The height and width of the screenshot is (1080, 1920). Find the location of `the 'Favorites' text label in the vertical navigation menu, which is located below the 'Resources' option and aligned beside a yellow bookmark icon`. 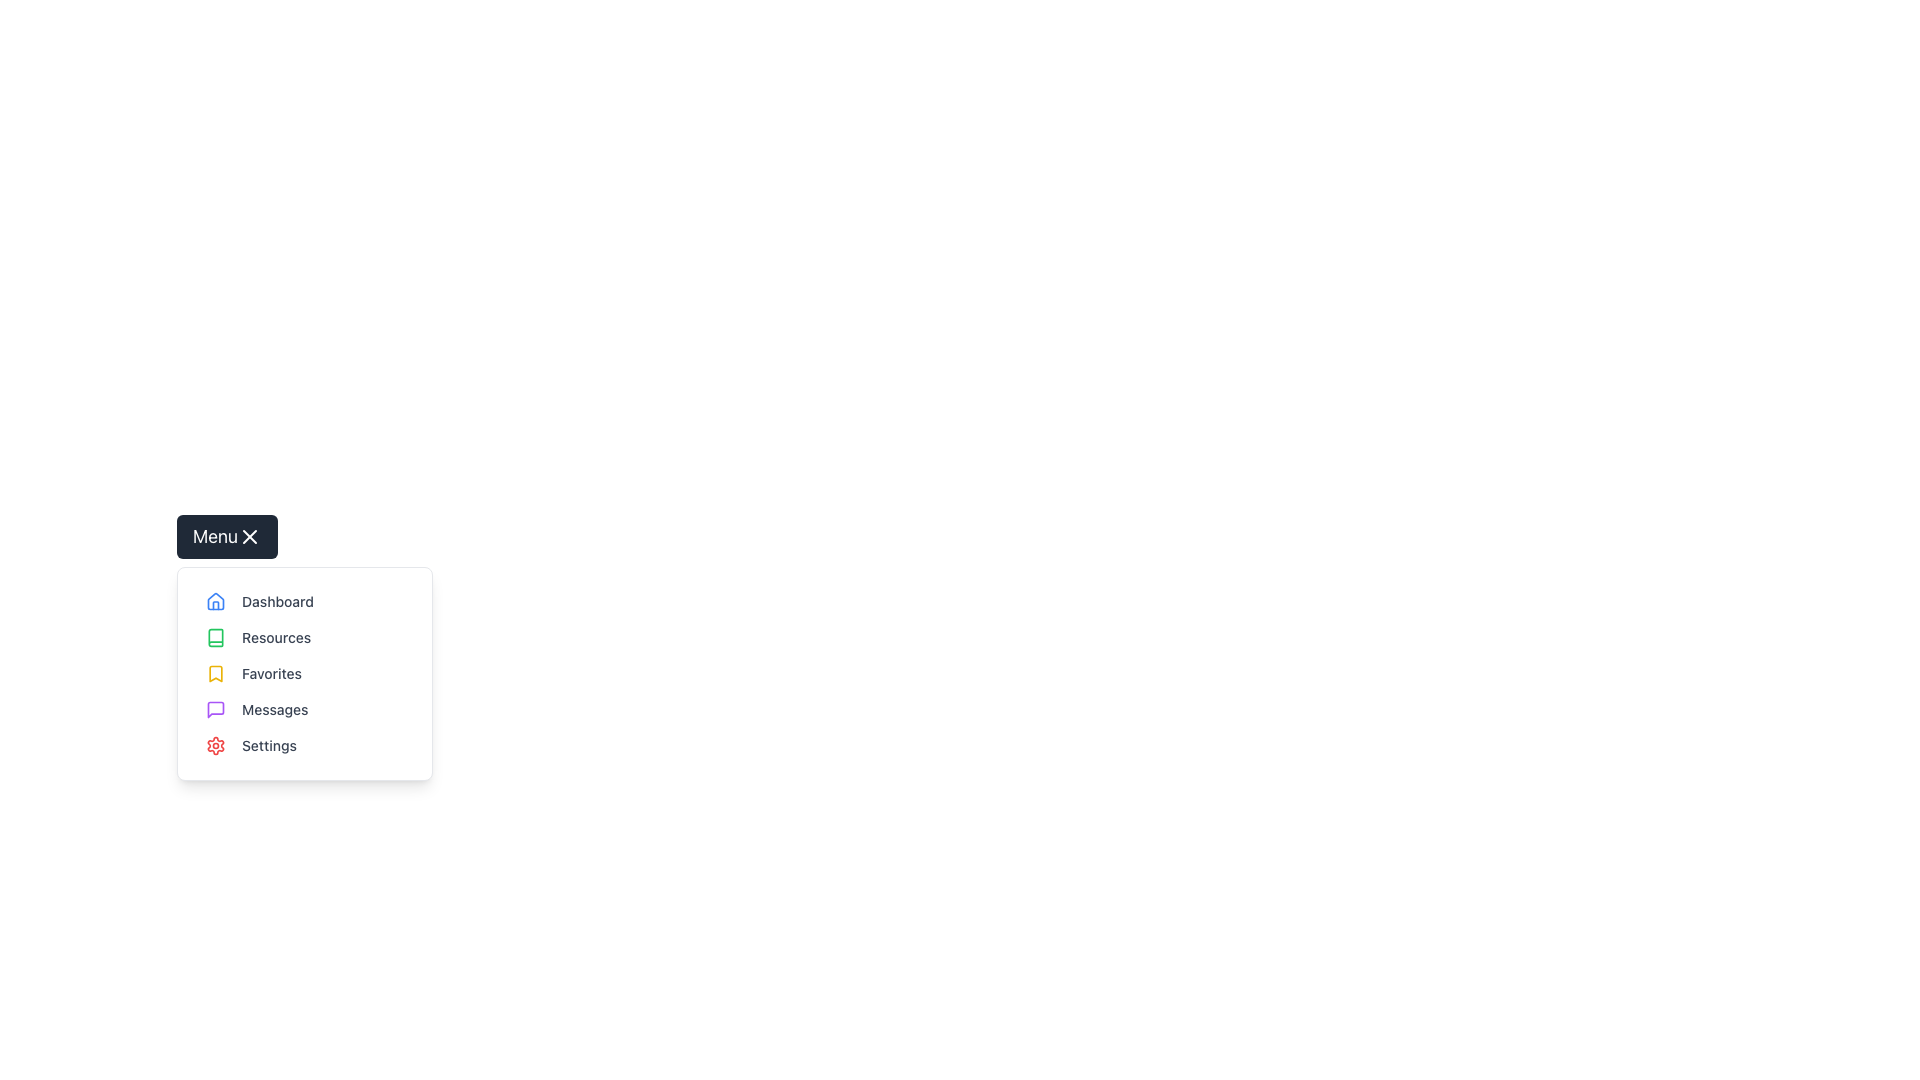

the 'Favorites' text label in the vertical navigation menu, which is located below the 'Resources' option and aligned beside a yellow bookmark icon is located at coordinates (271, 674).